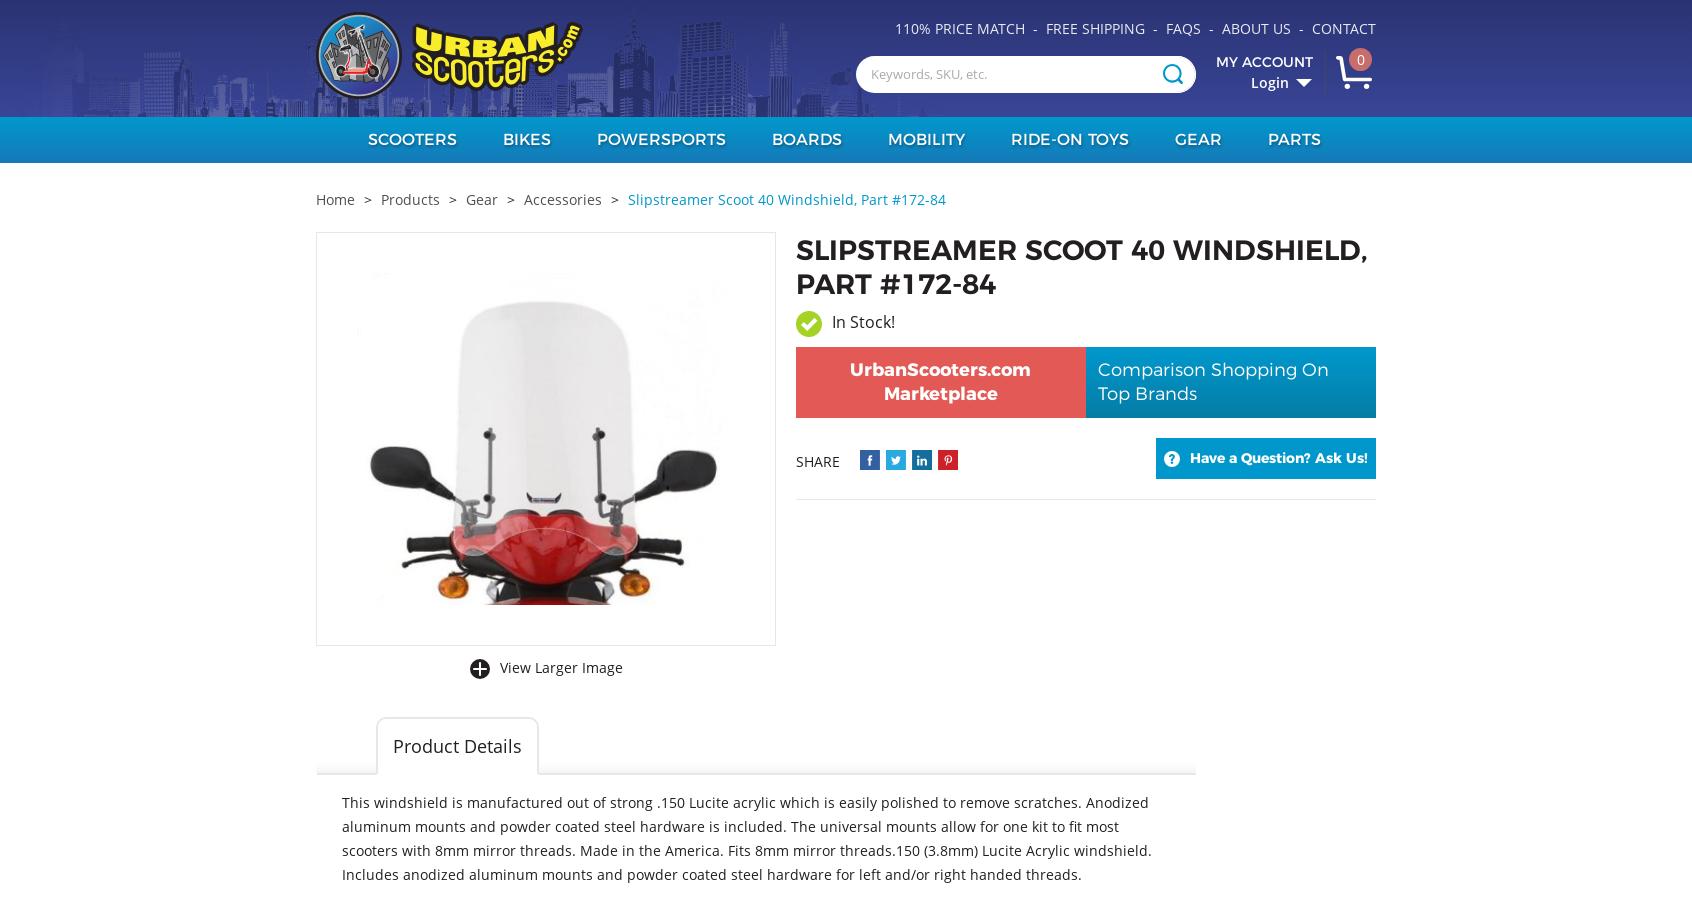  Describe the element at coordinates (411, 139) in the screenshot. I see `'Scooters'` at that location.